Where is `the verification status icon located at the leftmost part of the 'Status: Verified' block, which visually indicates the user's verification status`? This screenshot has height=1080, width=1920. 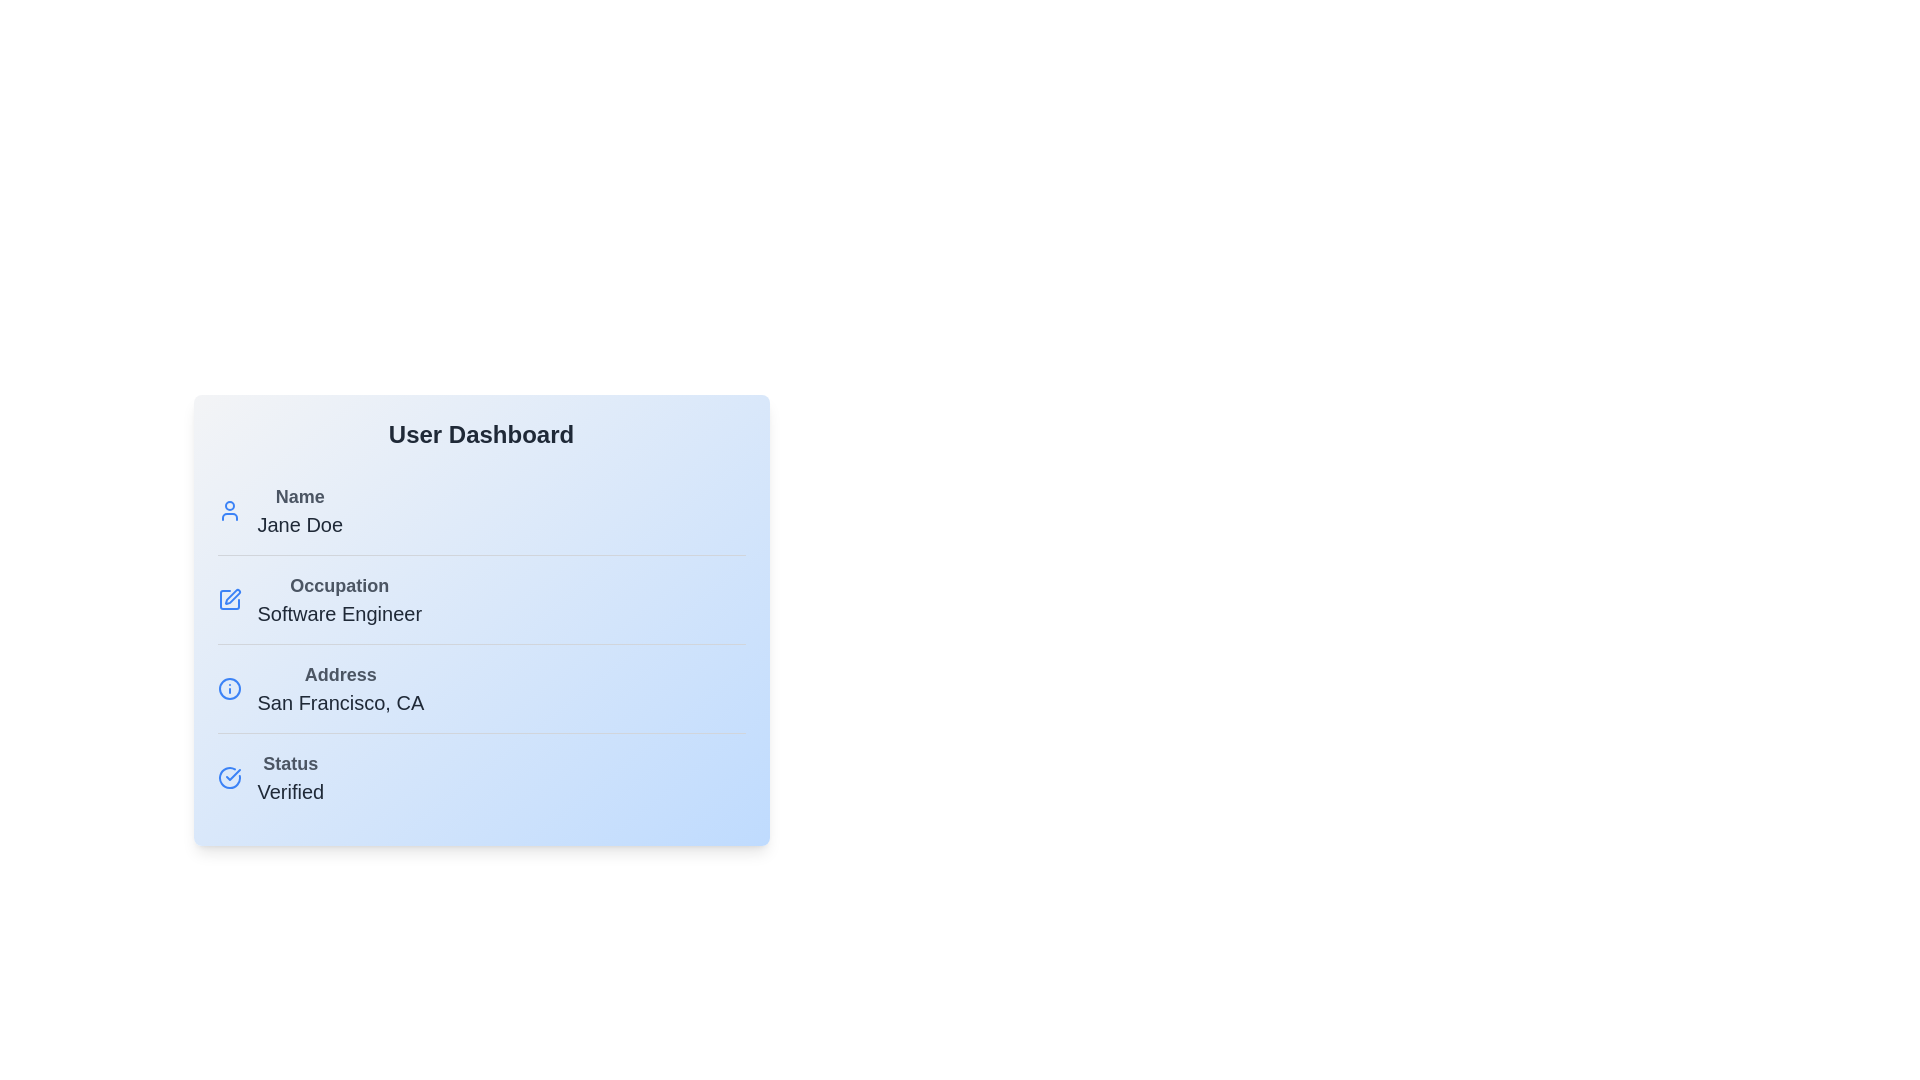 the verification status icon located at the leftmost part of the 'Status: Verified' block, which visually indicates the user's verification status is located at coordinates (229, 777).